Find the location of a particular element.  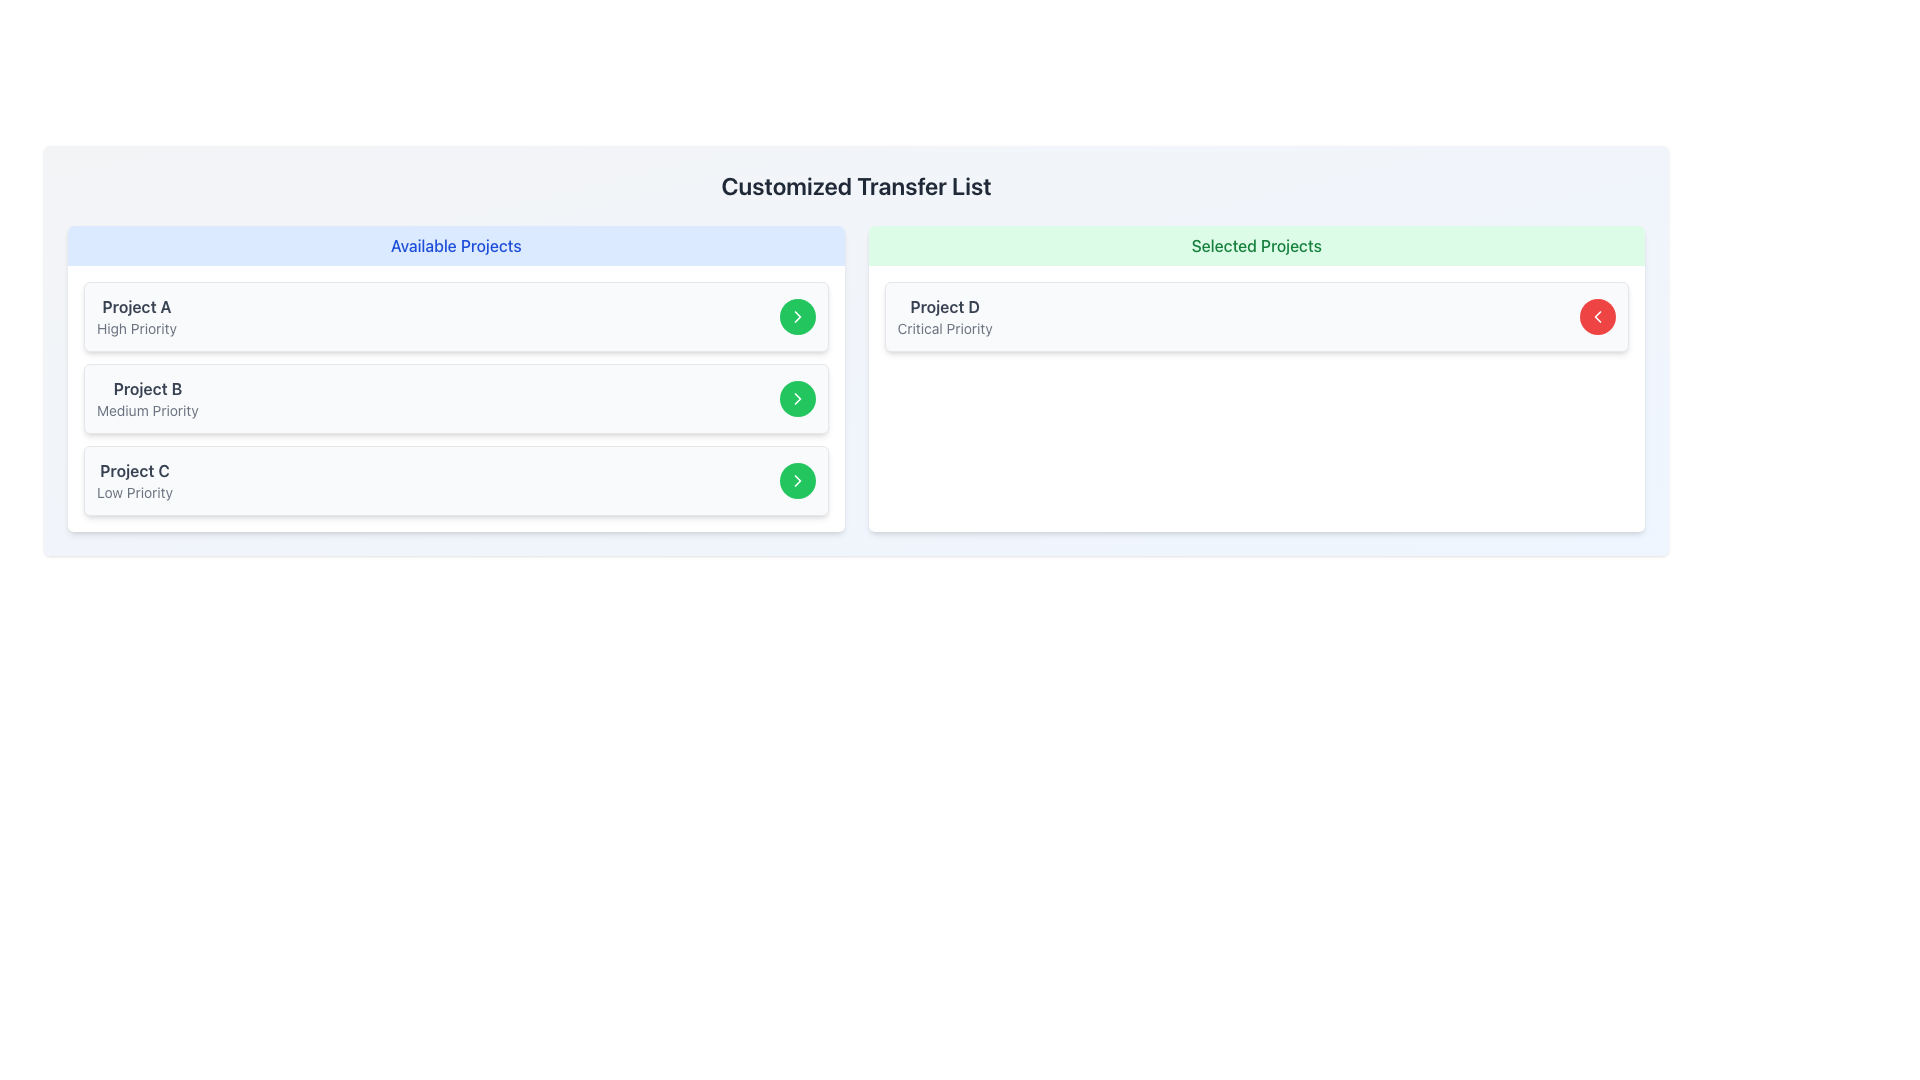

the green circular button icon located on the far-right side of the 'Project C (Low Priority)' list item in the 'Available Projects' section is located at coordinates (796, 398).